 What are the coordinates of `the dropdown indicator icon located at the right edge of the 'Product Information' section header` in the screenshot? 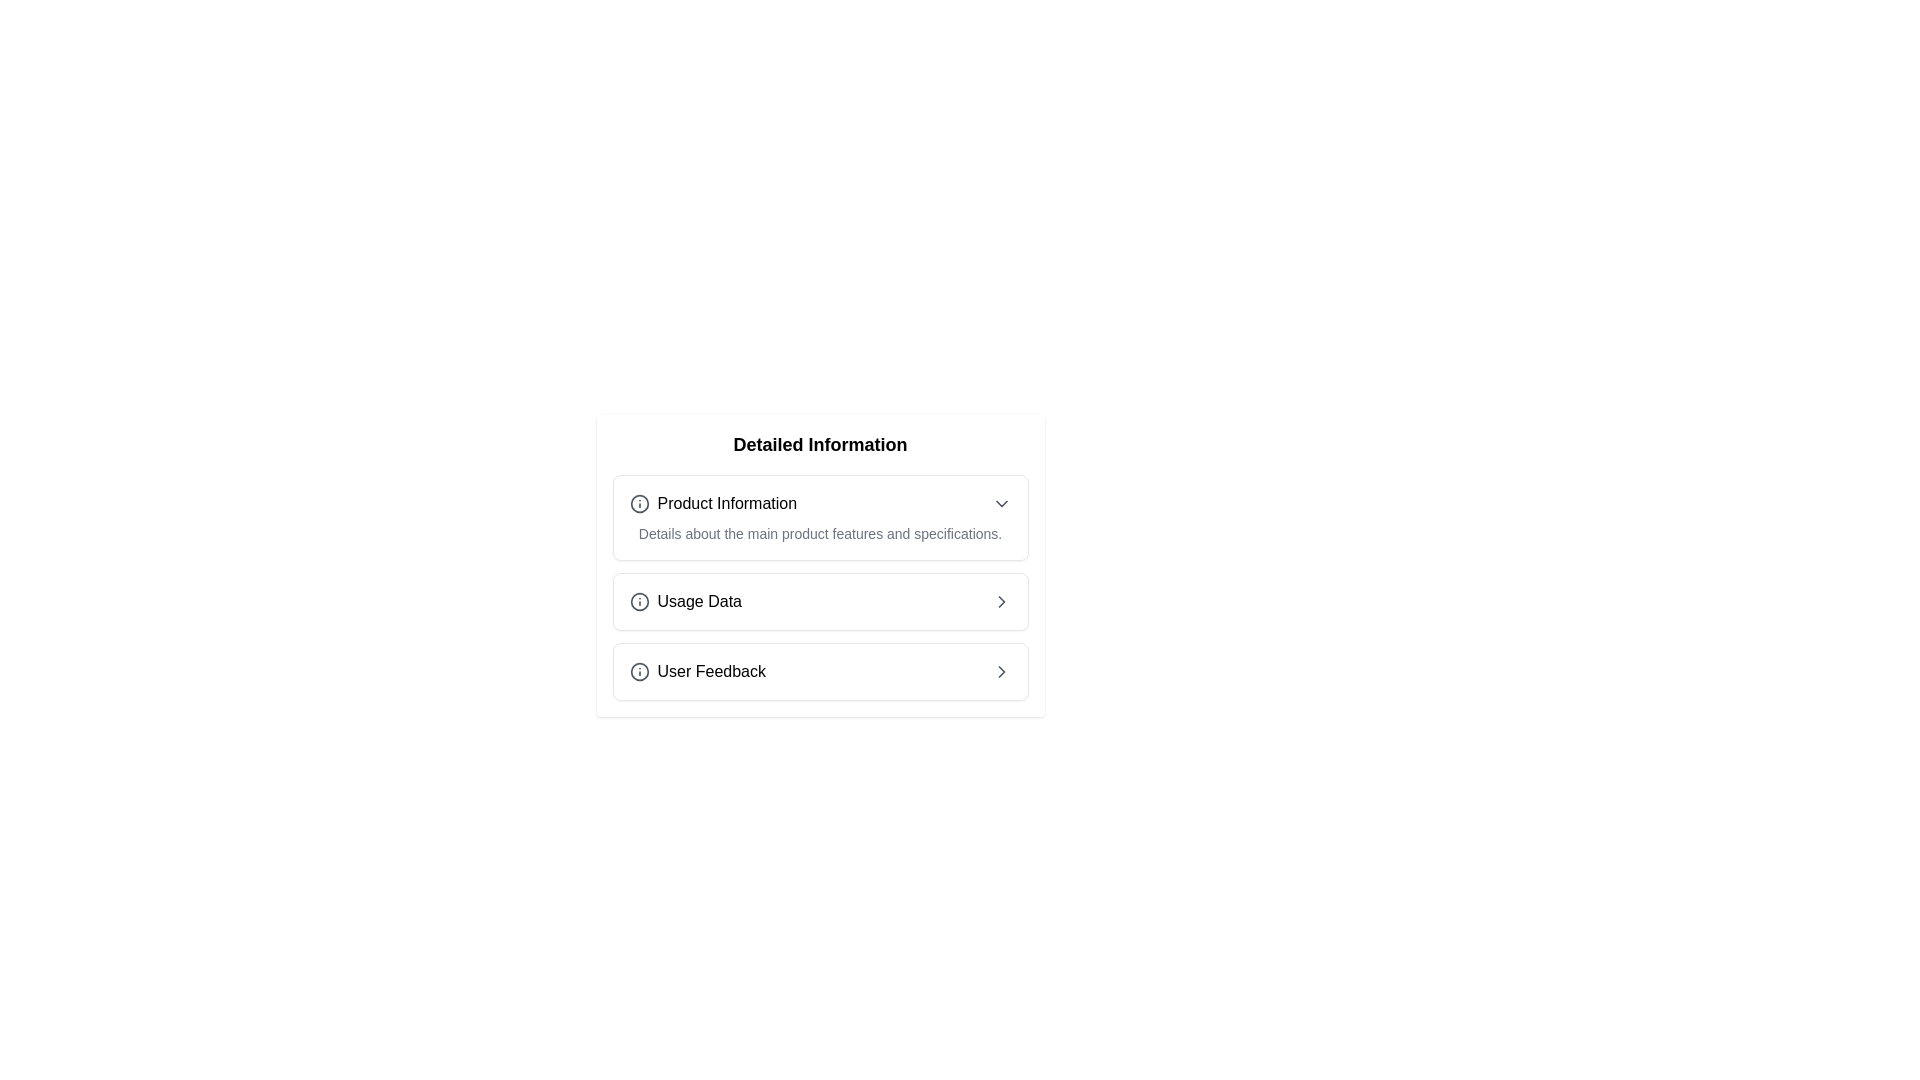 It's located at (1001, 503).